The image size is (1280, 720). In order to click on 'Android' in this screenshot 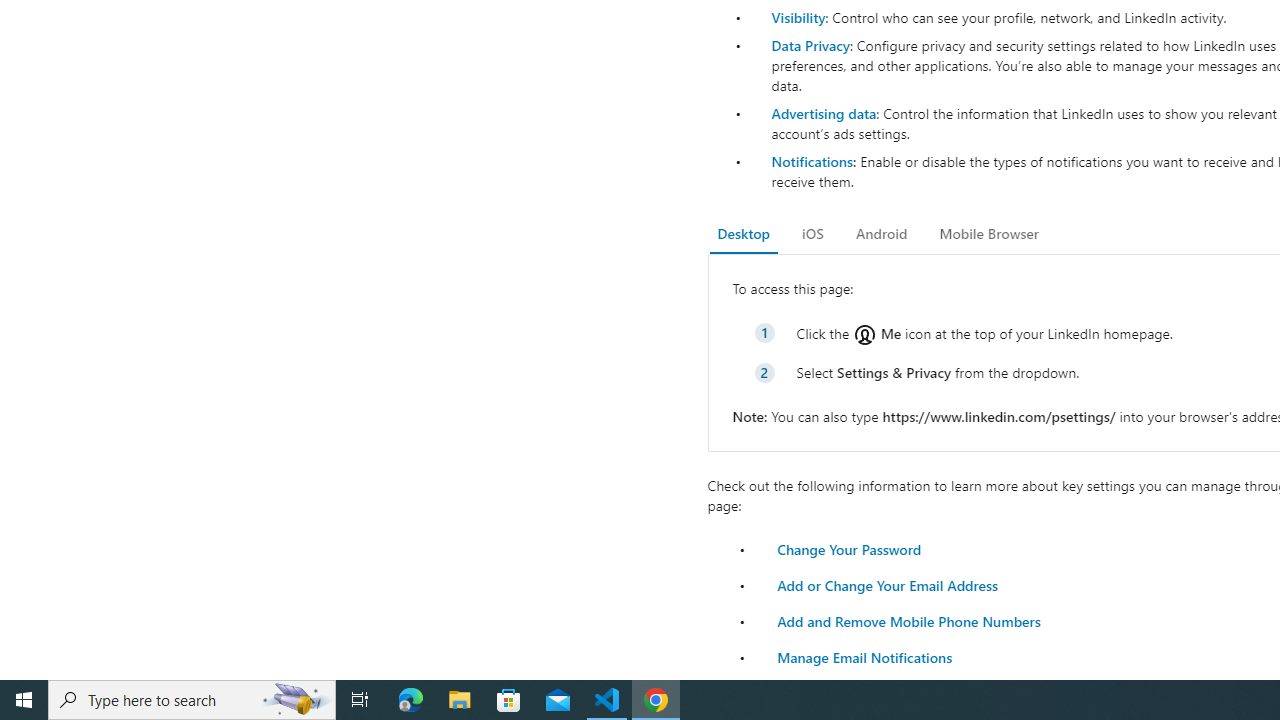, I will do `click(880, 233)`.